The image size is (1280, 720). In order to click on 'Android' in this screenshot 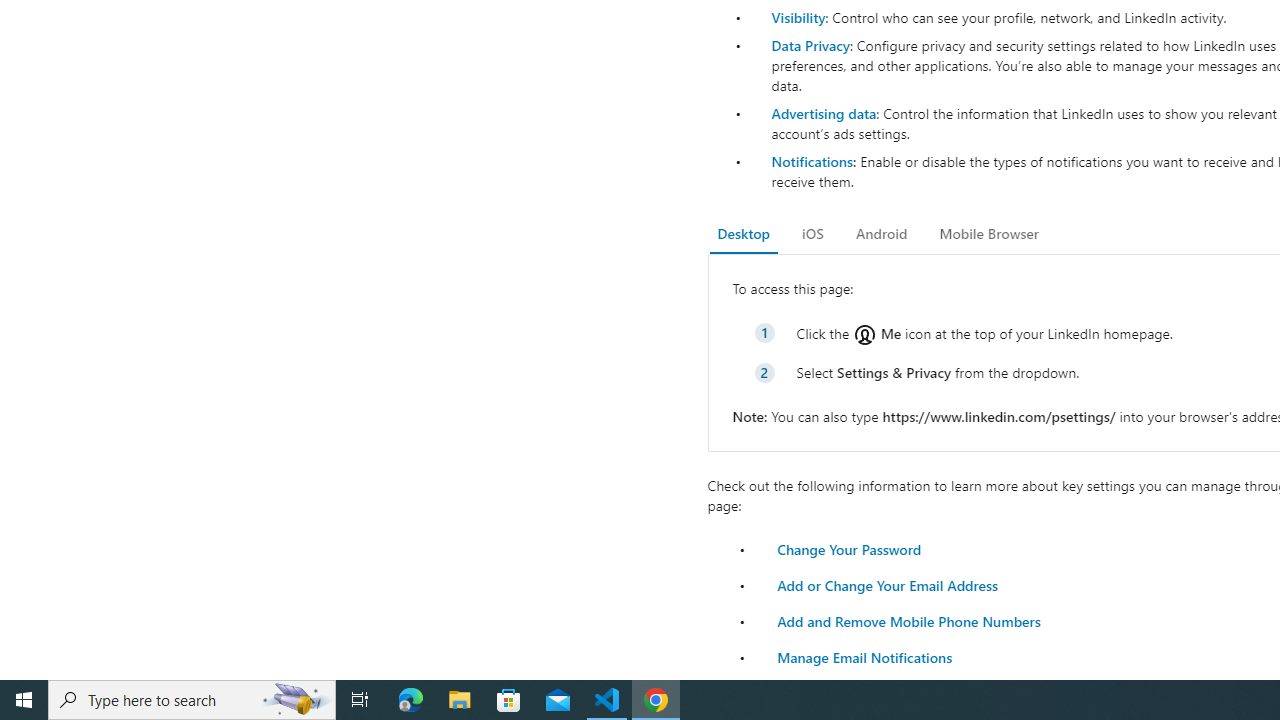, I will do `click(880, 233)`.